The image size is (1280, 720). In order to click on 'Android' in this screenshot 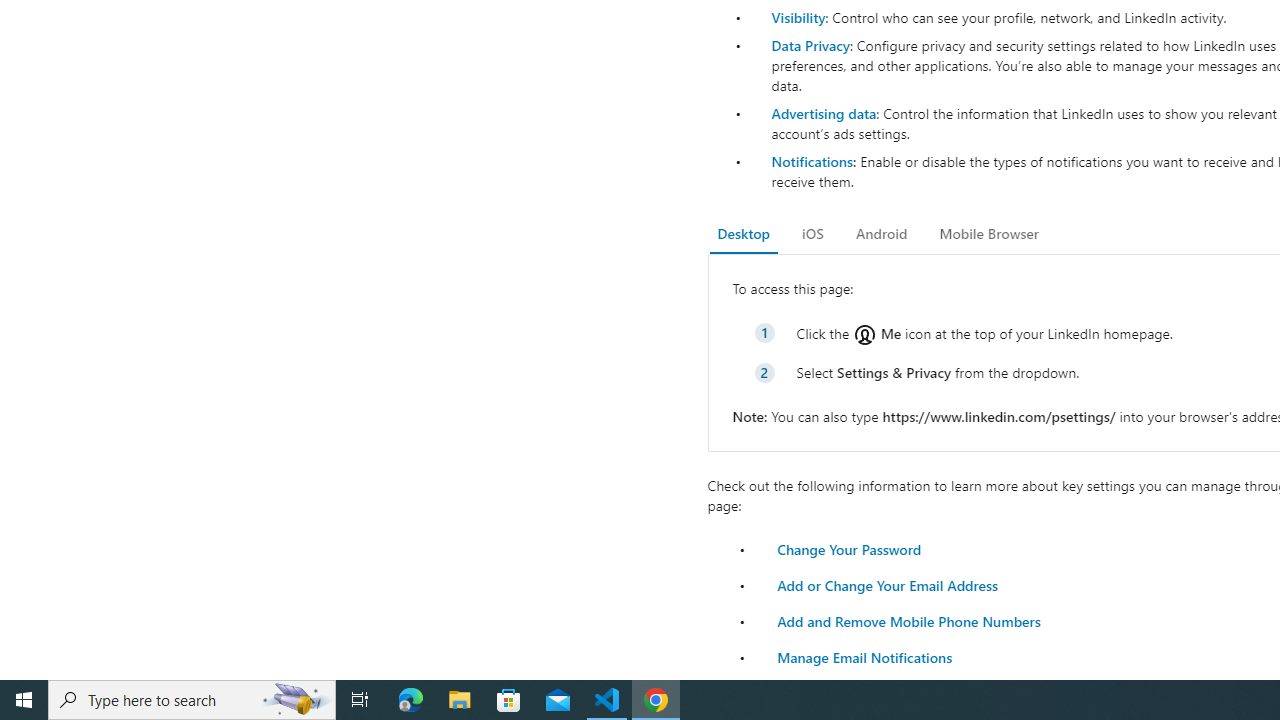, I will do `click(880, 233)`.